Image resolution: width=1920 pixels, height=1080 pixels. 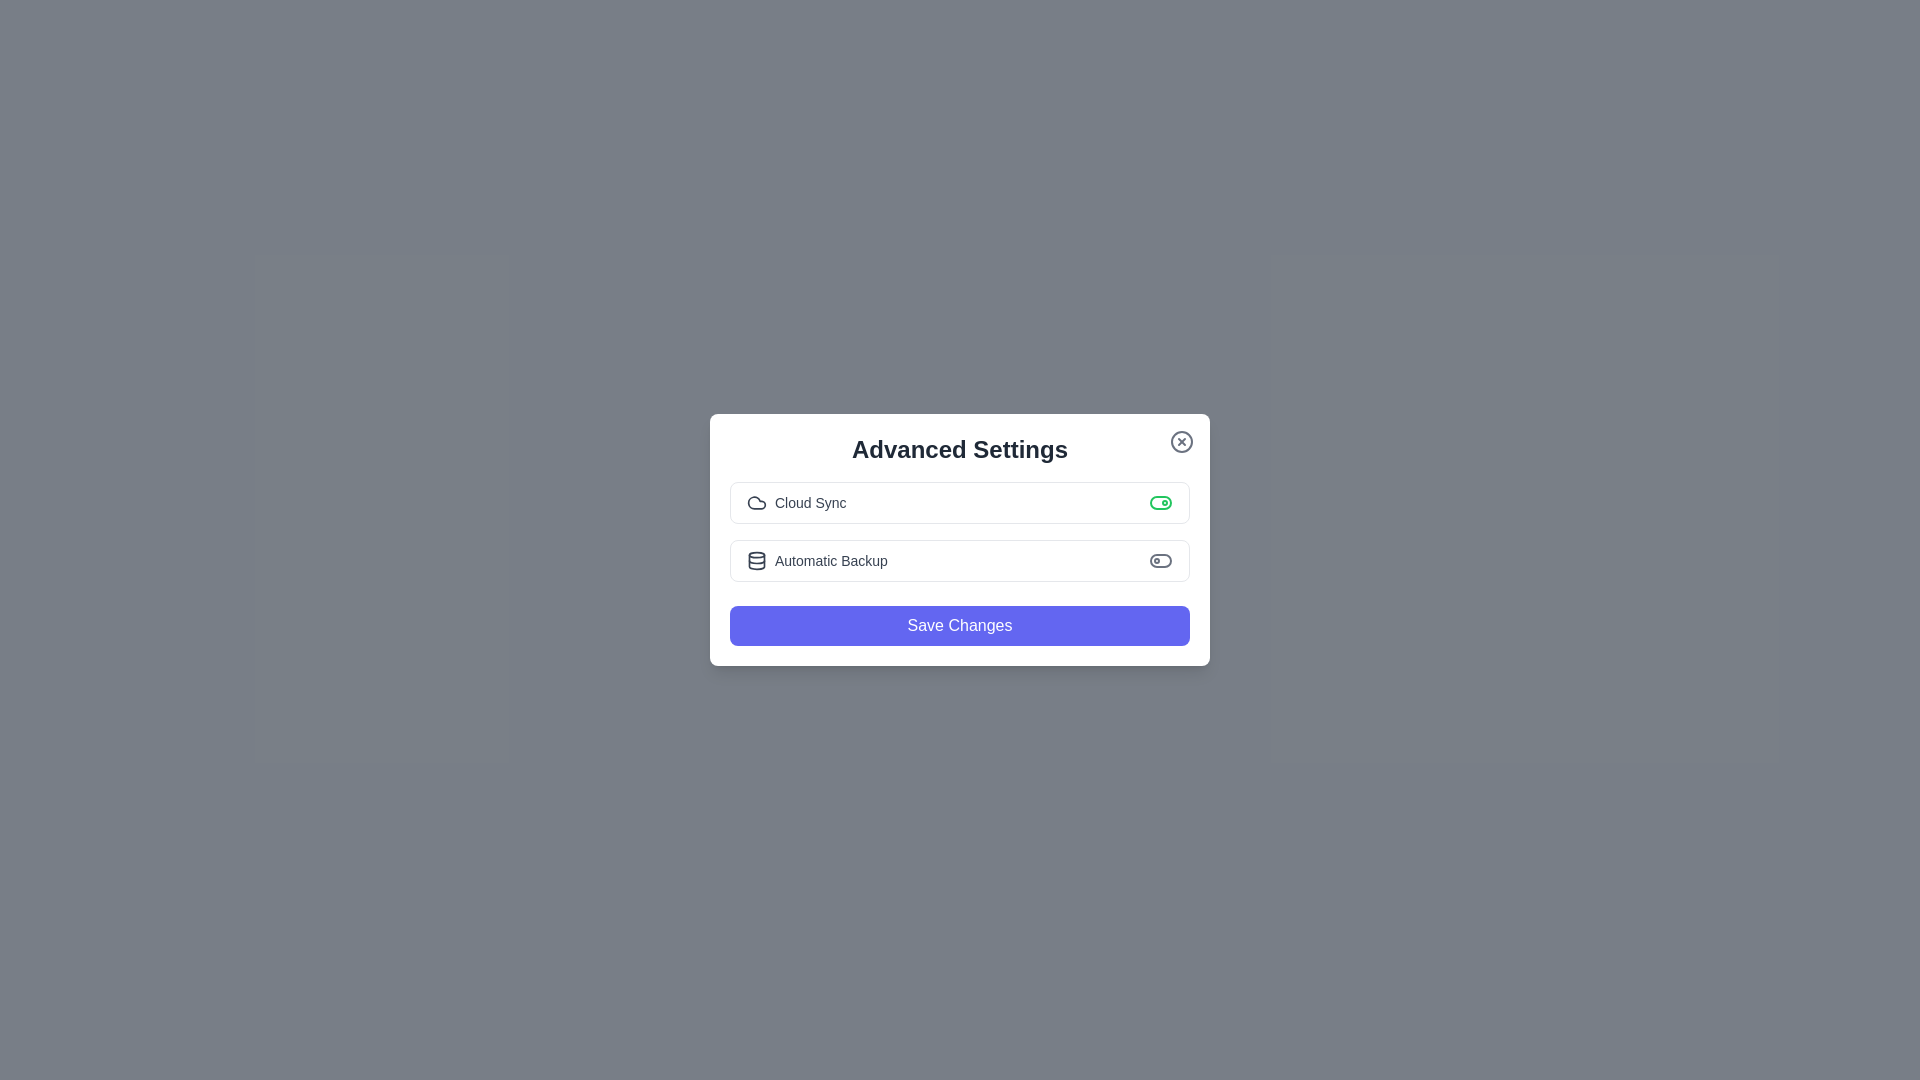 What do you see at coordinates (1181, 441) in the screenshot?
I see `the close button located at the top-right corner of the 'Advanced Settings' modal` at bounding box center [1181, 441].